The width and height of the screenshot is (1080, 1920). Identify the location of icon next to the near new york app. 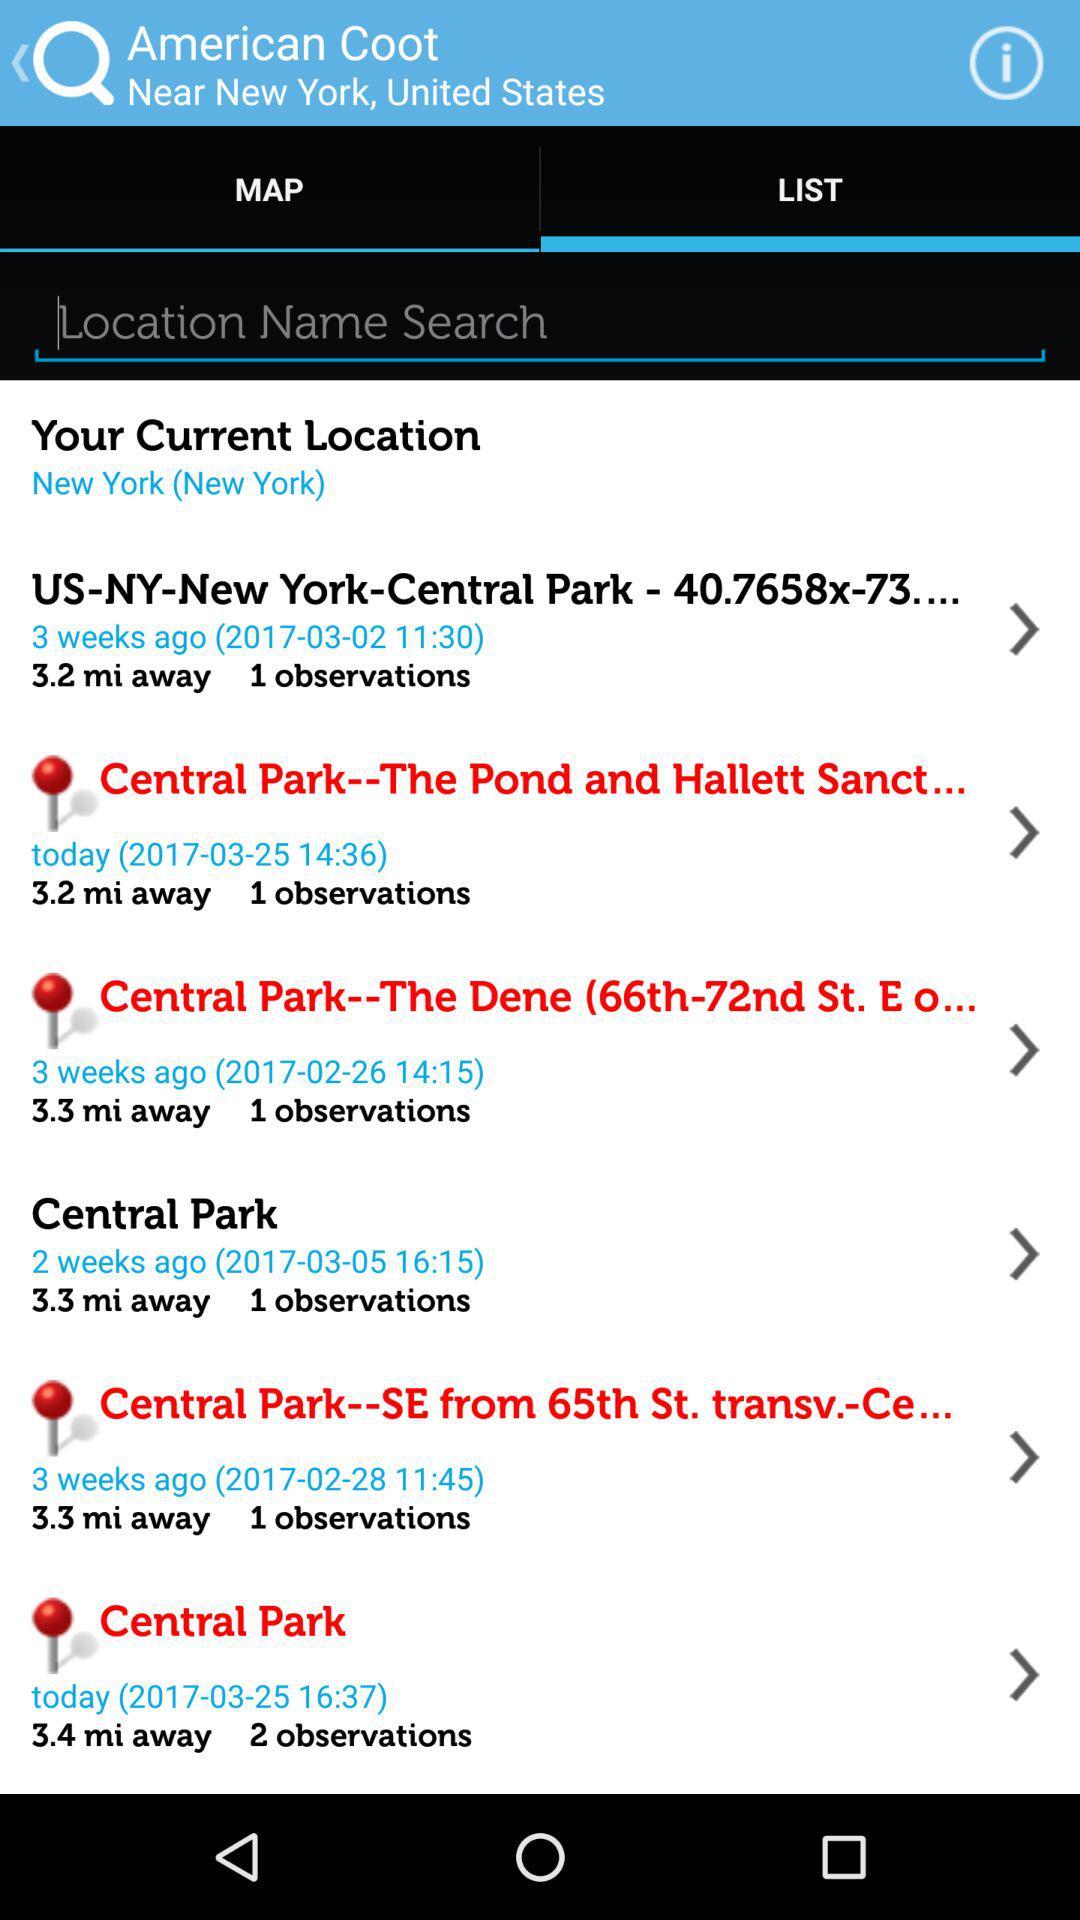
(1006, 62).